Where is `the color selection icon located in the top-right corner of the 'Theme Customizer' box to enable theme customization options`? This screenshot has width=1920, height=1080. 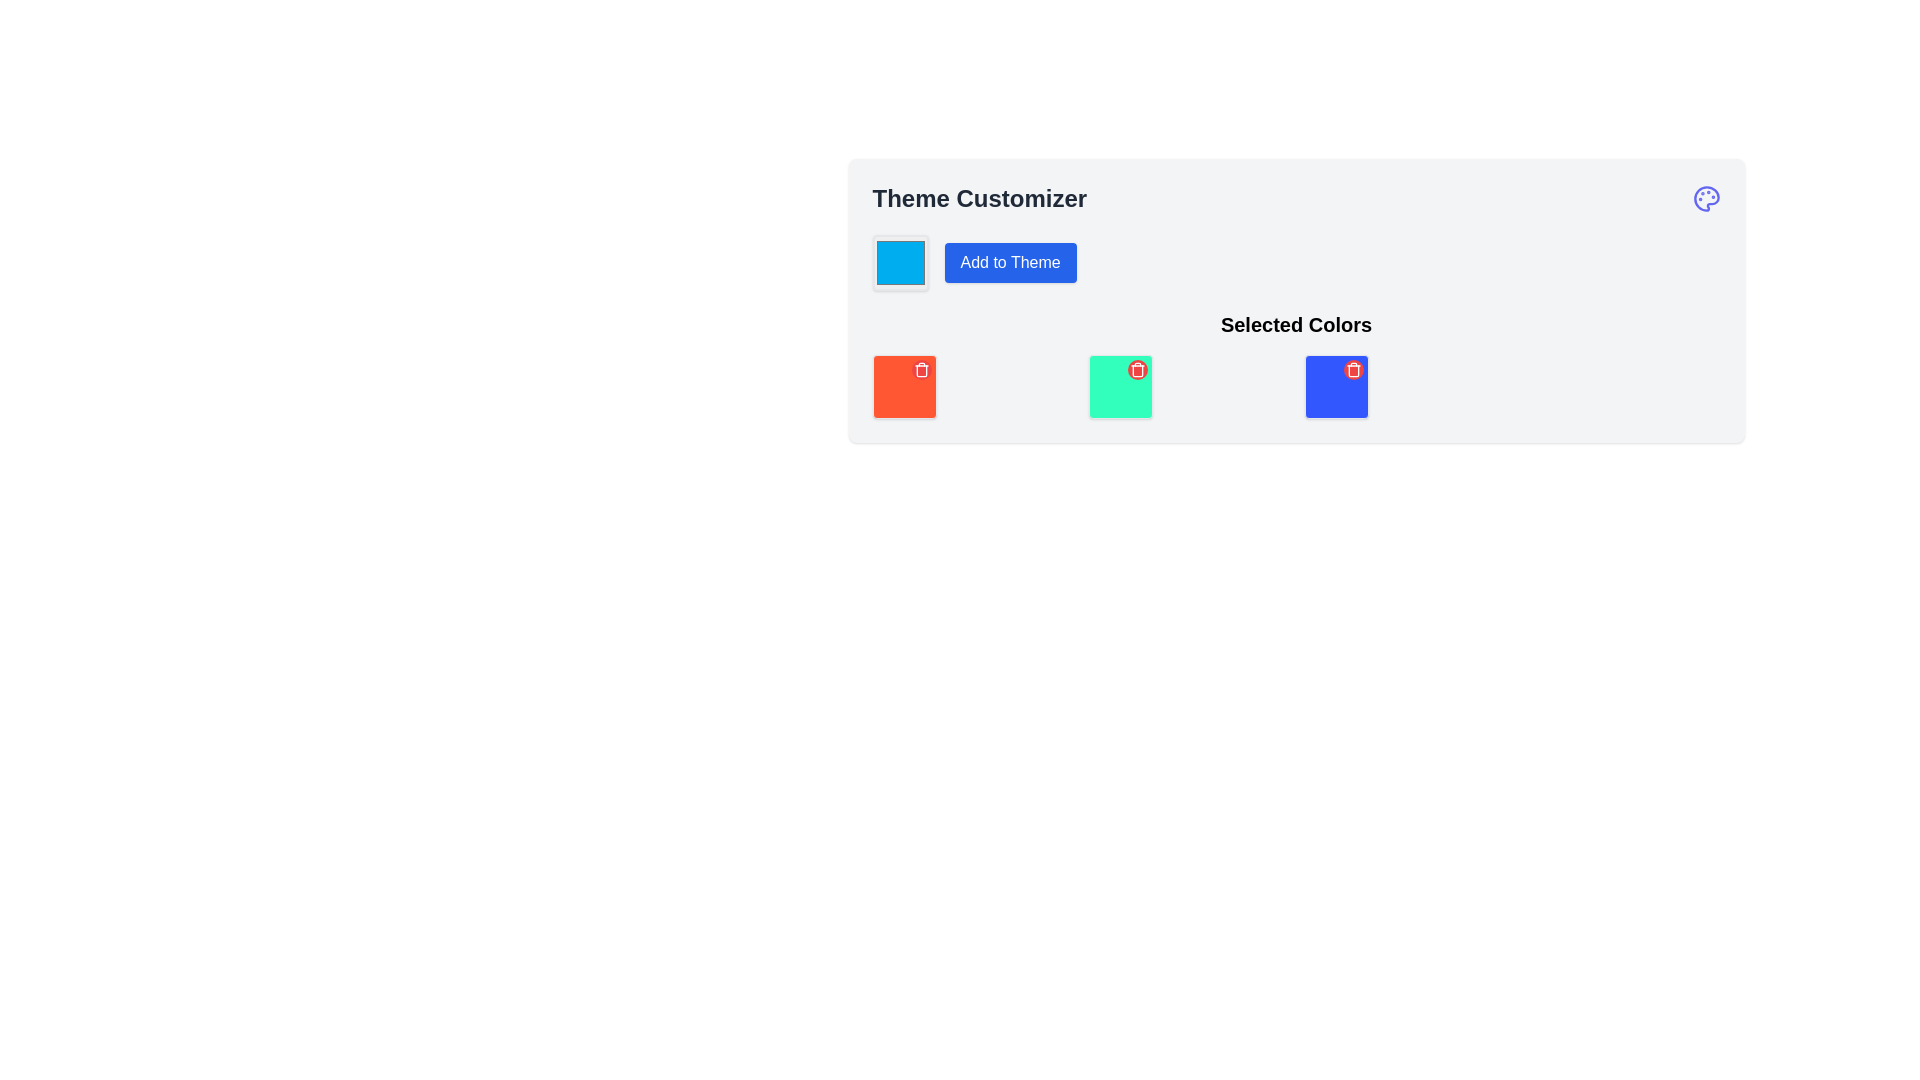
the color selection icon located in the top-right corner of the 'Theme Customizer' box to enable theme customization options is located at coordinates (1705, 199).